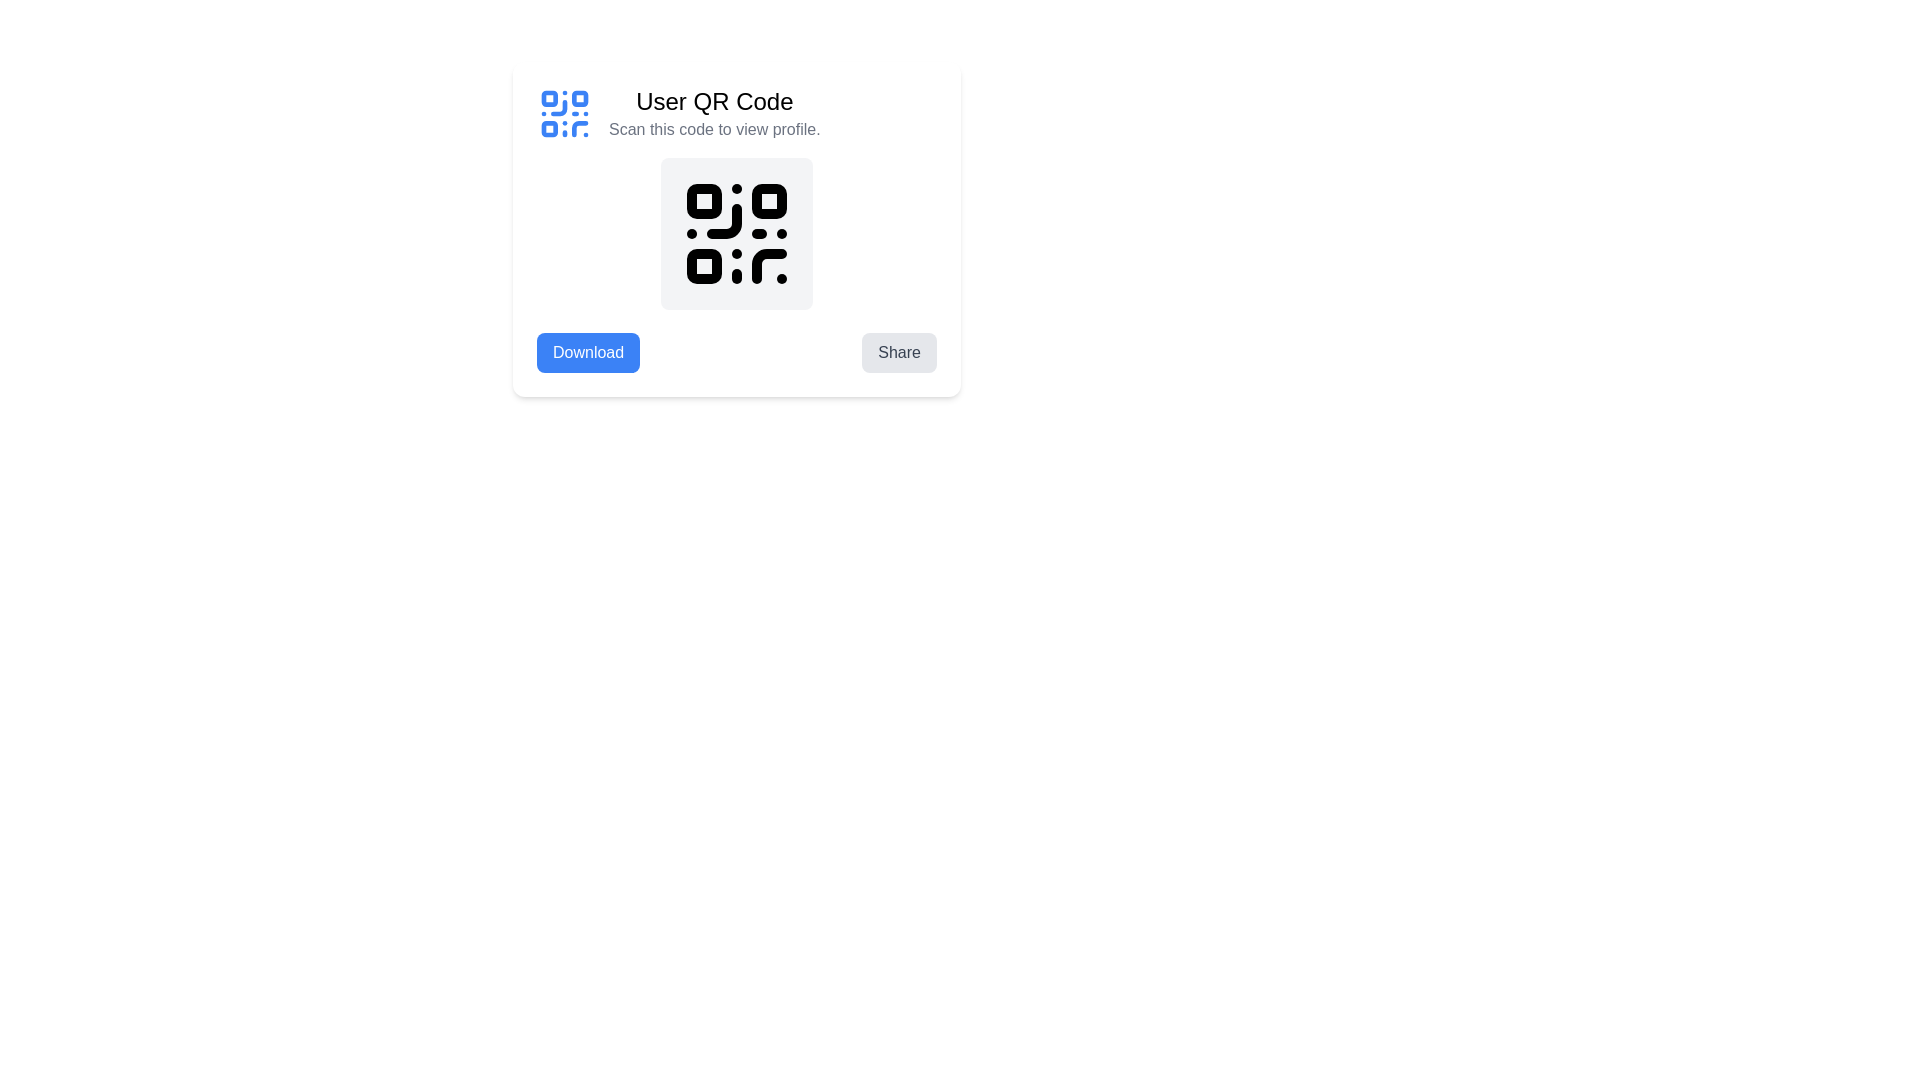 The height and width of the screenshot is (1080, 1920). Describe the element at coordinates (714, 101) in the screenshot. I see `the descriptive title text label located at the top-right portion of the card, which indicates the purpose of the QR code displayed below it` at that location.